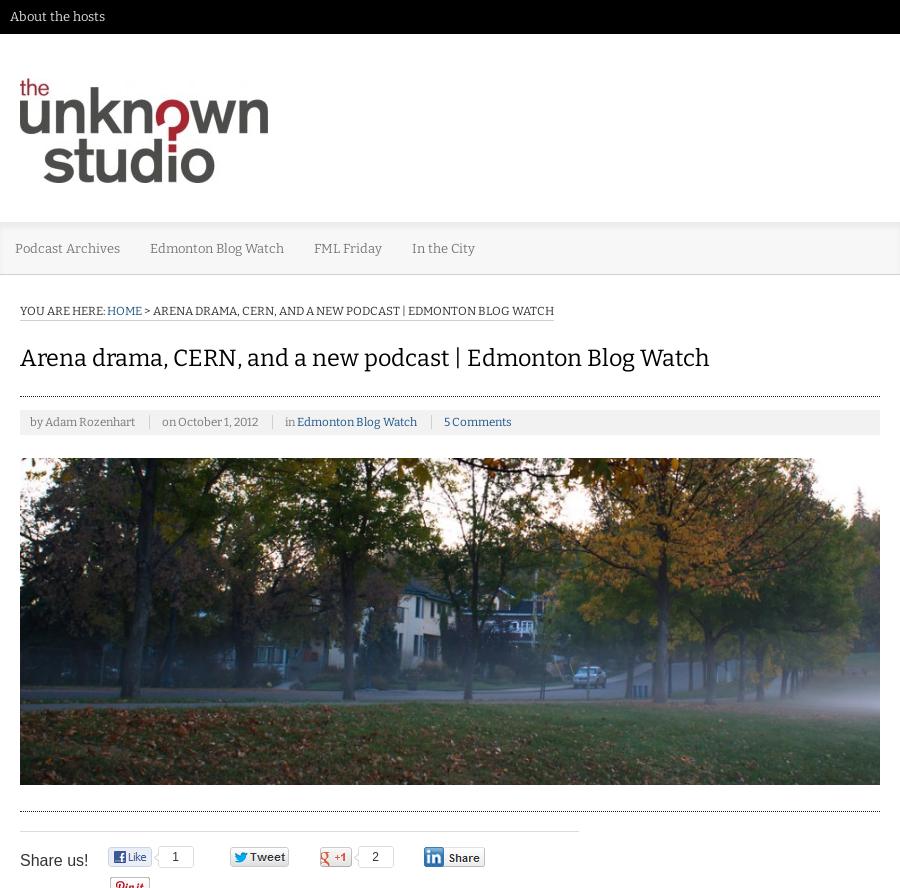 The width and height of the screenshot is (900, 888). What do you see at coordinates (443, 420) in the screenshot?
I see `'5 Comments'` at bounding box center [443, 420].